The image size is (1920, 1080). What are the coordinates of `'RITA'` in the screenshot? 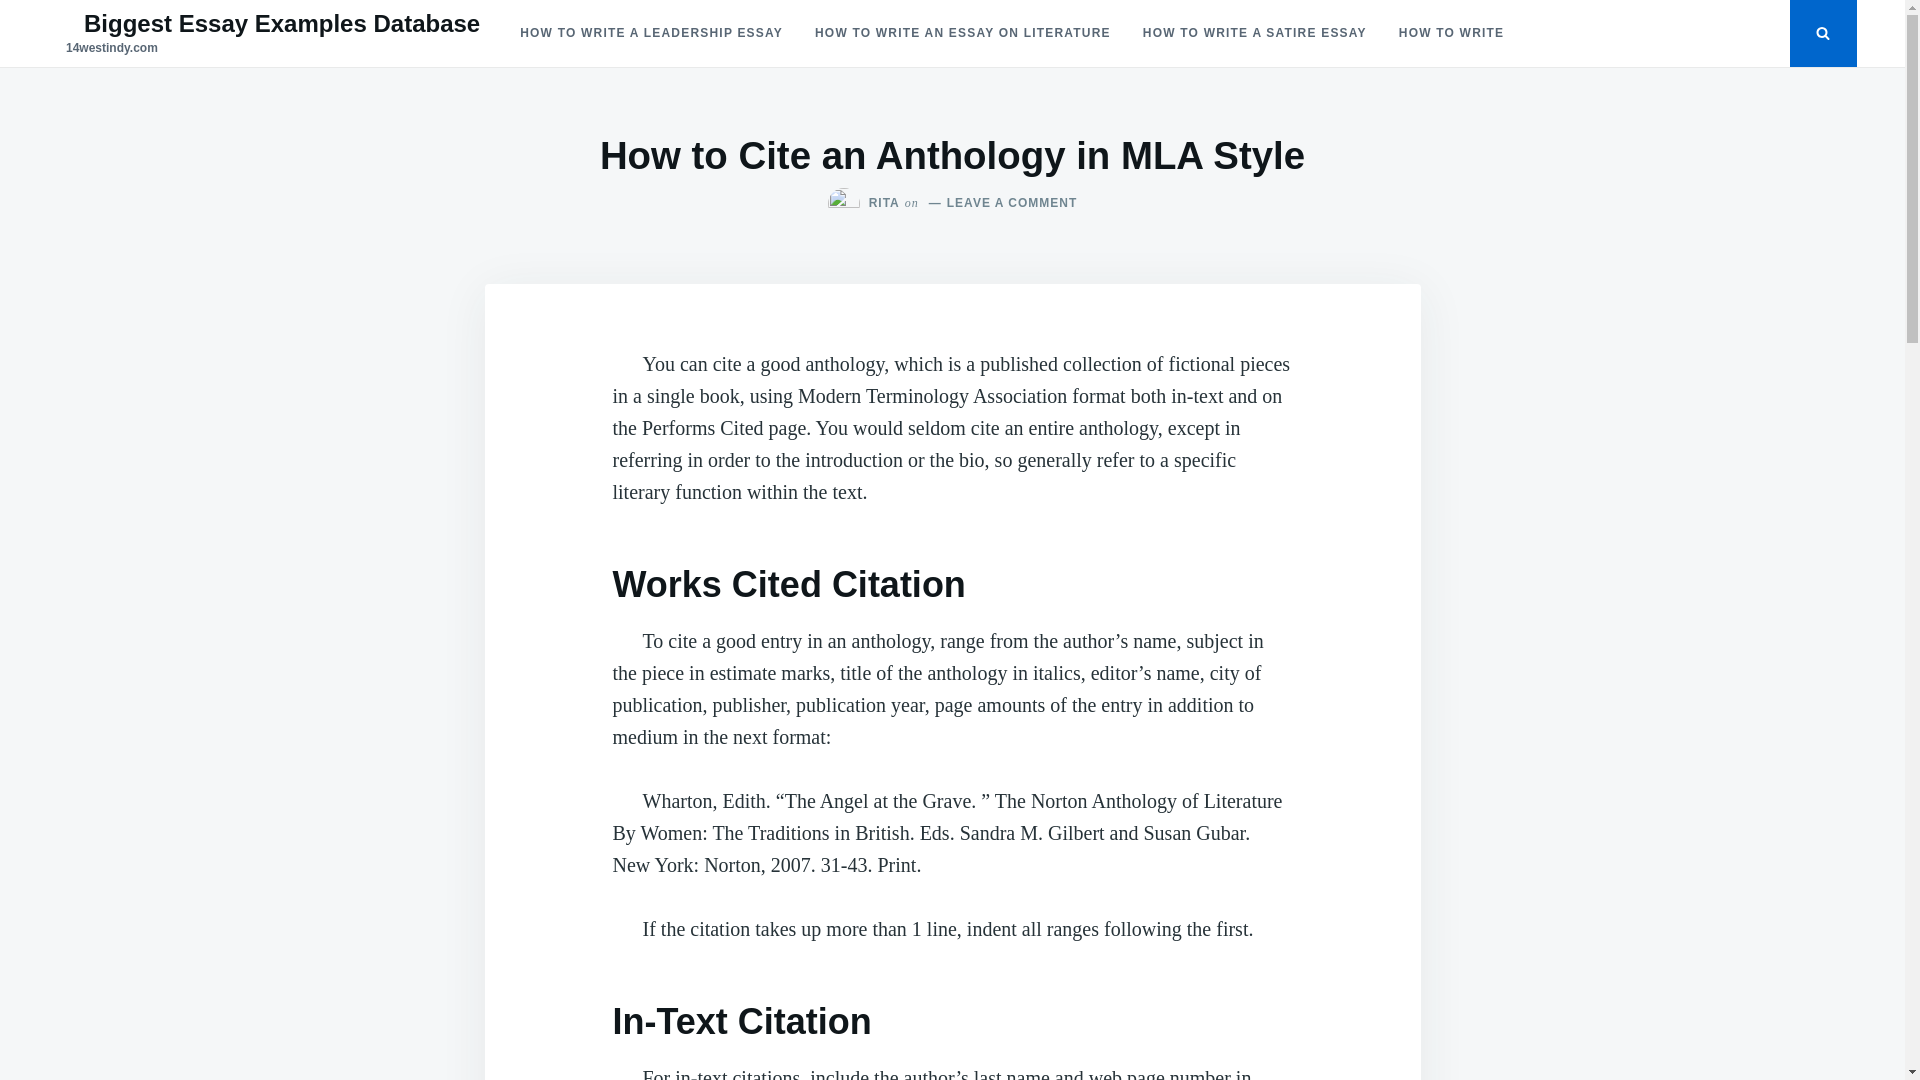 It's located at (883, 203).